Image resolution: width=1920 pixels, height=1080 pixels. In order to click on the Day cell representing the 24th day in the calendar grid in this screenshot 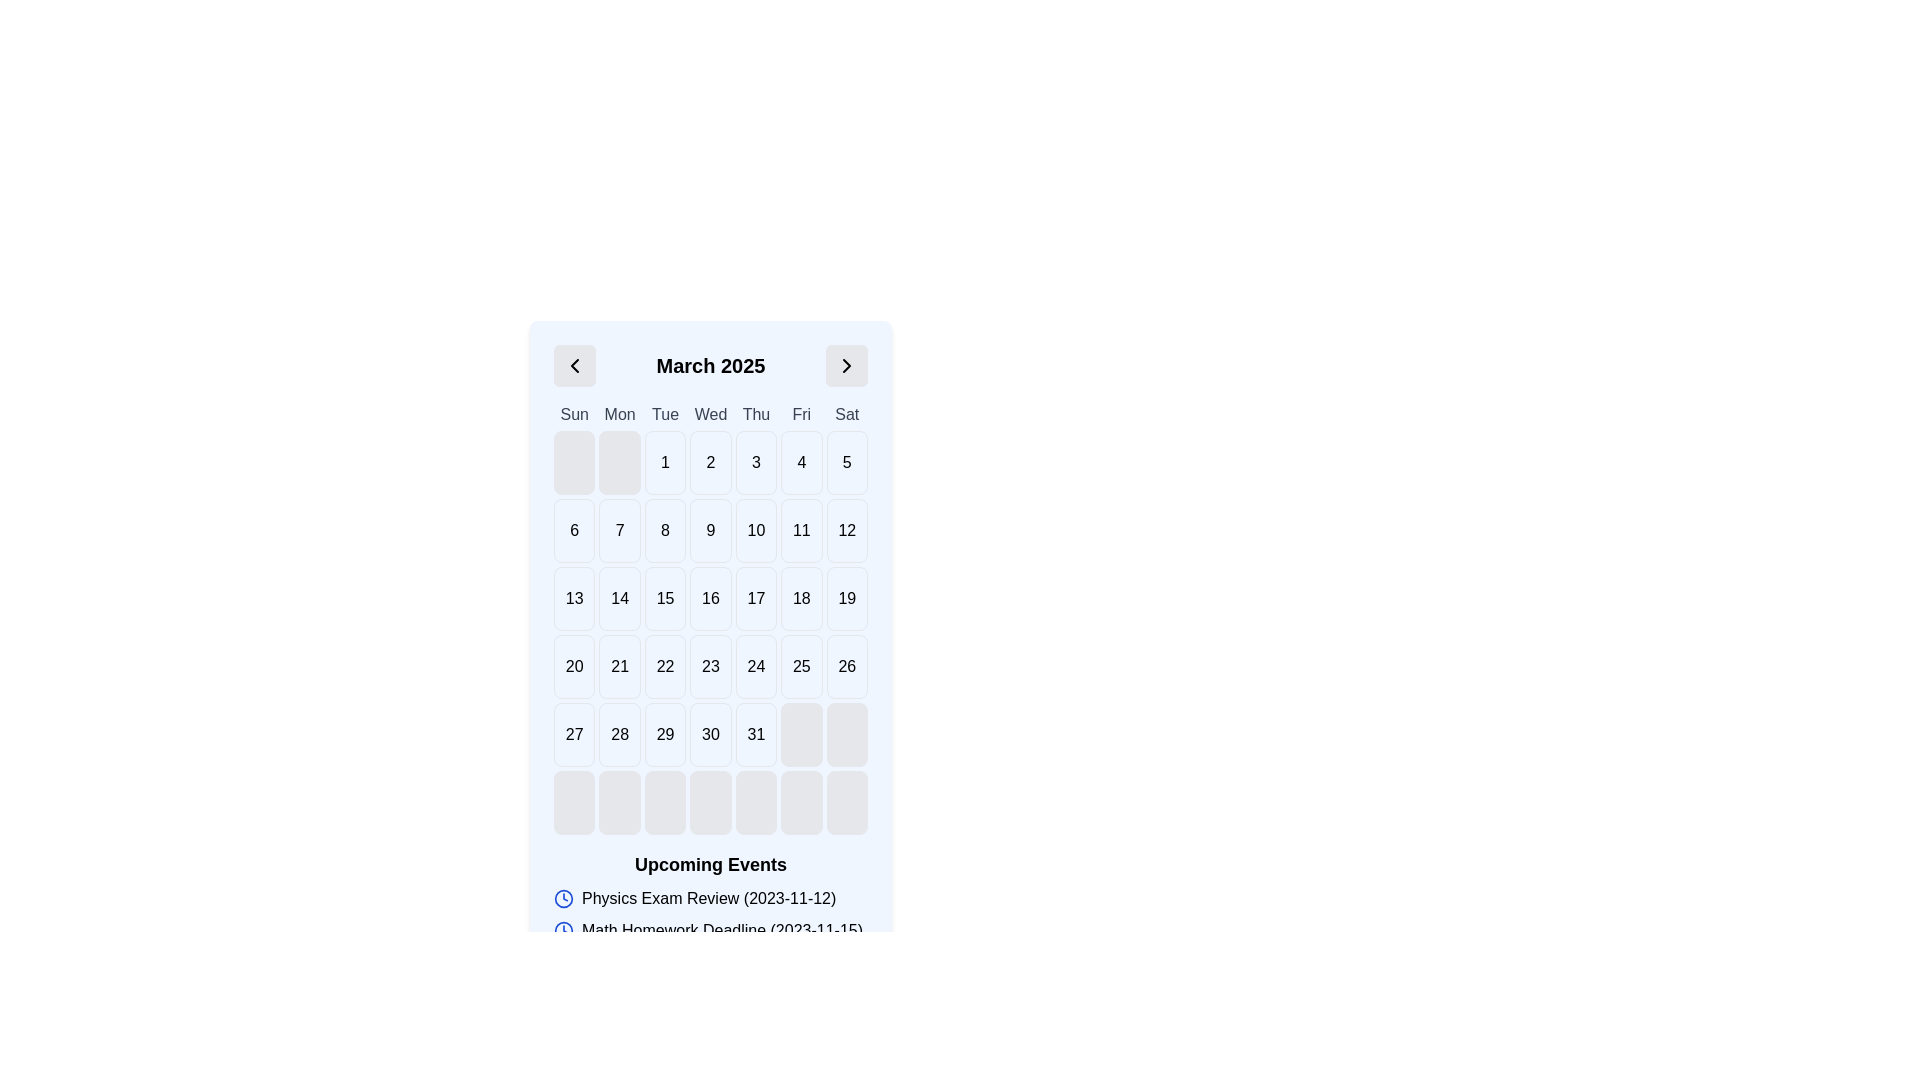, I will do `click(755, 667)`.